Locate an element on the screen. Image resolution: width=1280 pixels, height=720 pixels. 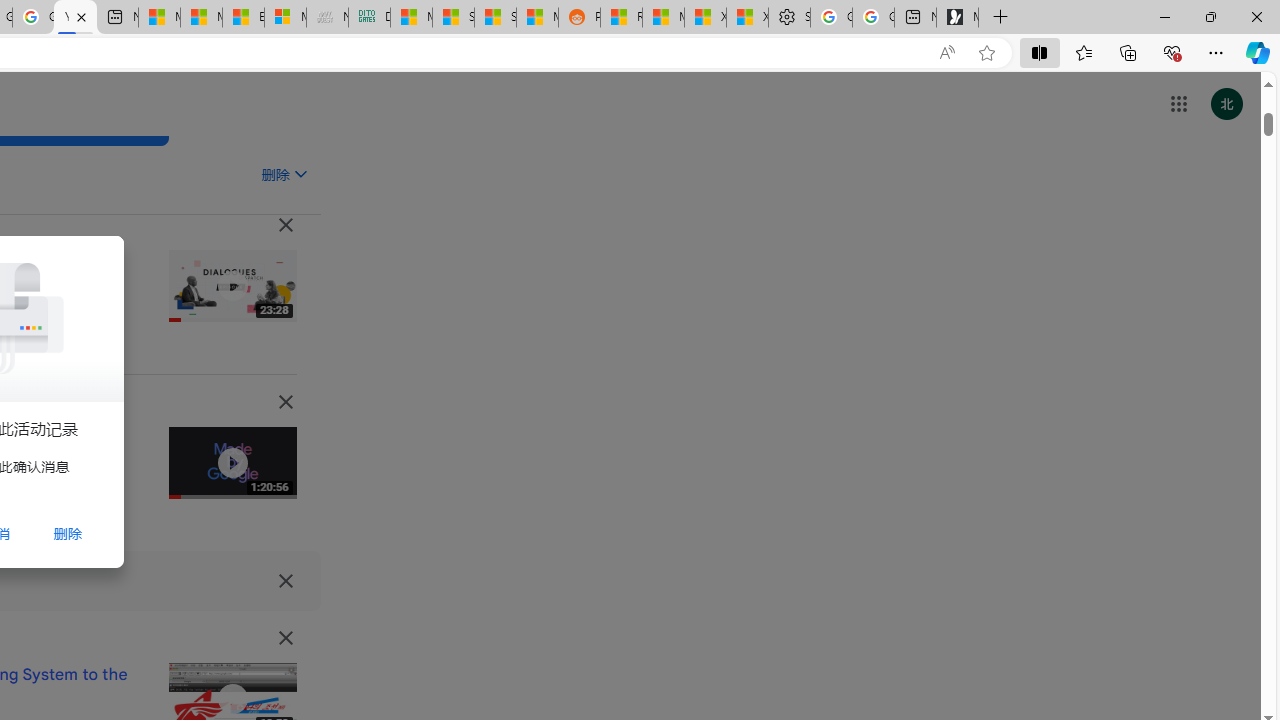
'Entertainment - MSN' is located at coordinates (242, 17).